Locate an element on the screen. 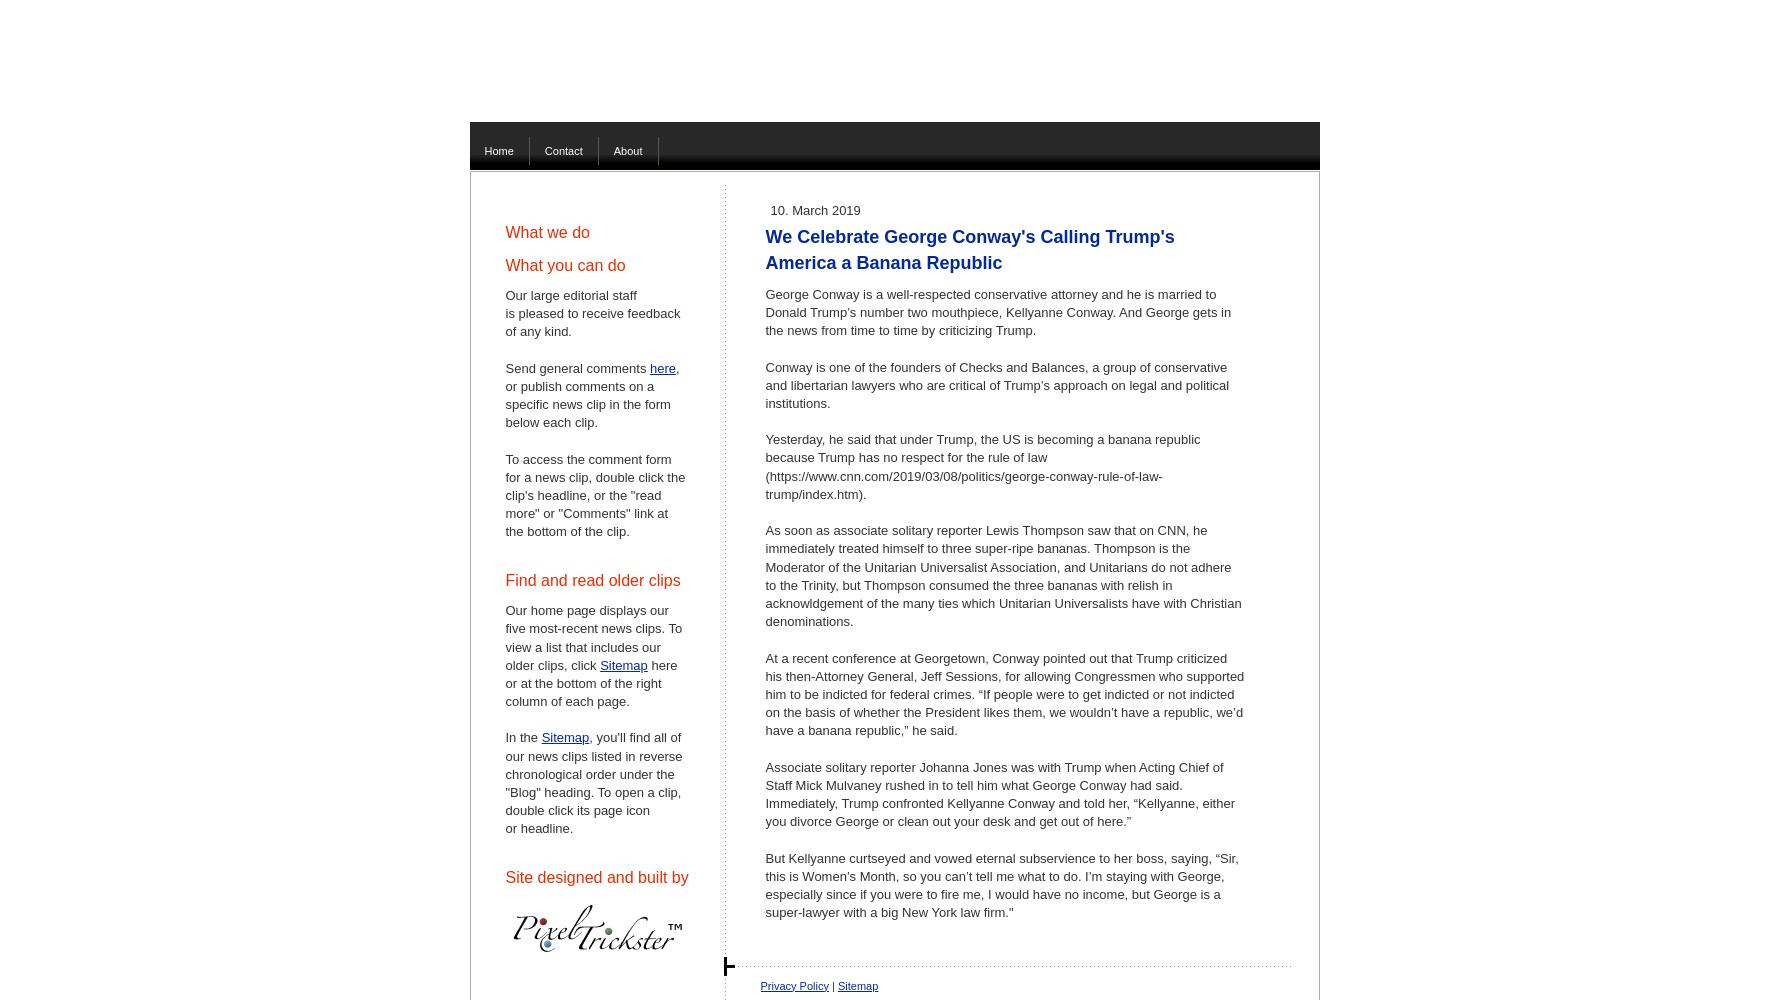 This screenshot has width=1789, height=1000. 'here' is located at coordinates (663, 366).